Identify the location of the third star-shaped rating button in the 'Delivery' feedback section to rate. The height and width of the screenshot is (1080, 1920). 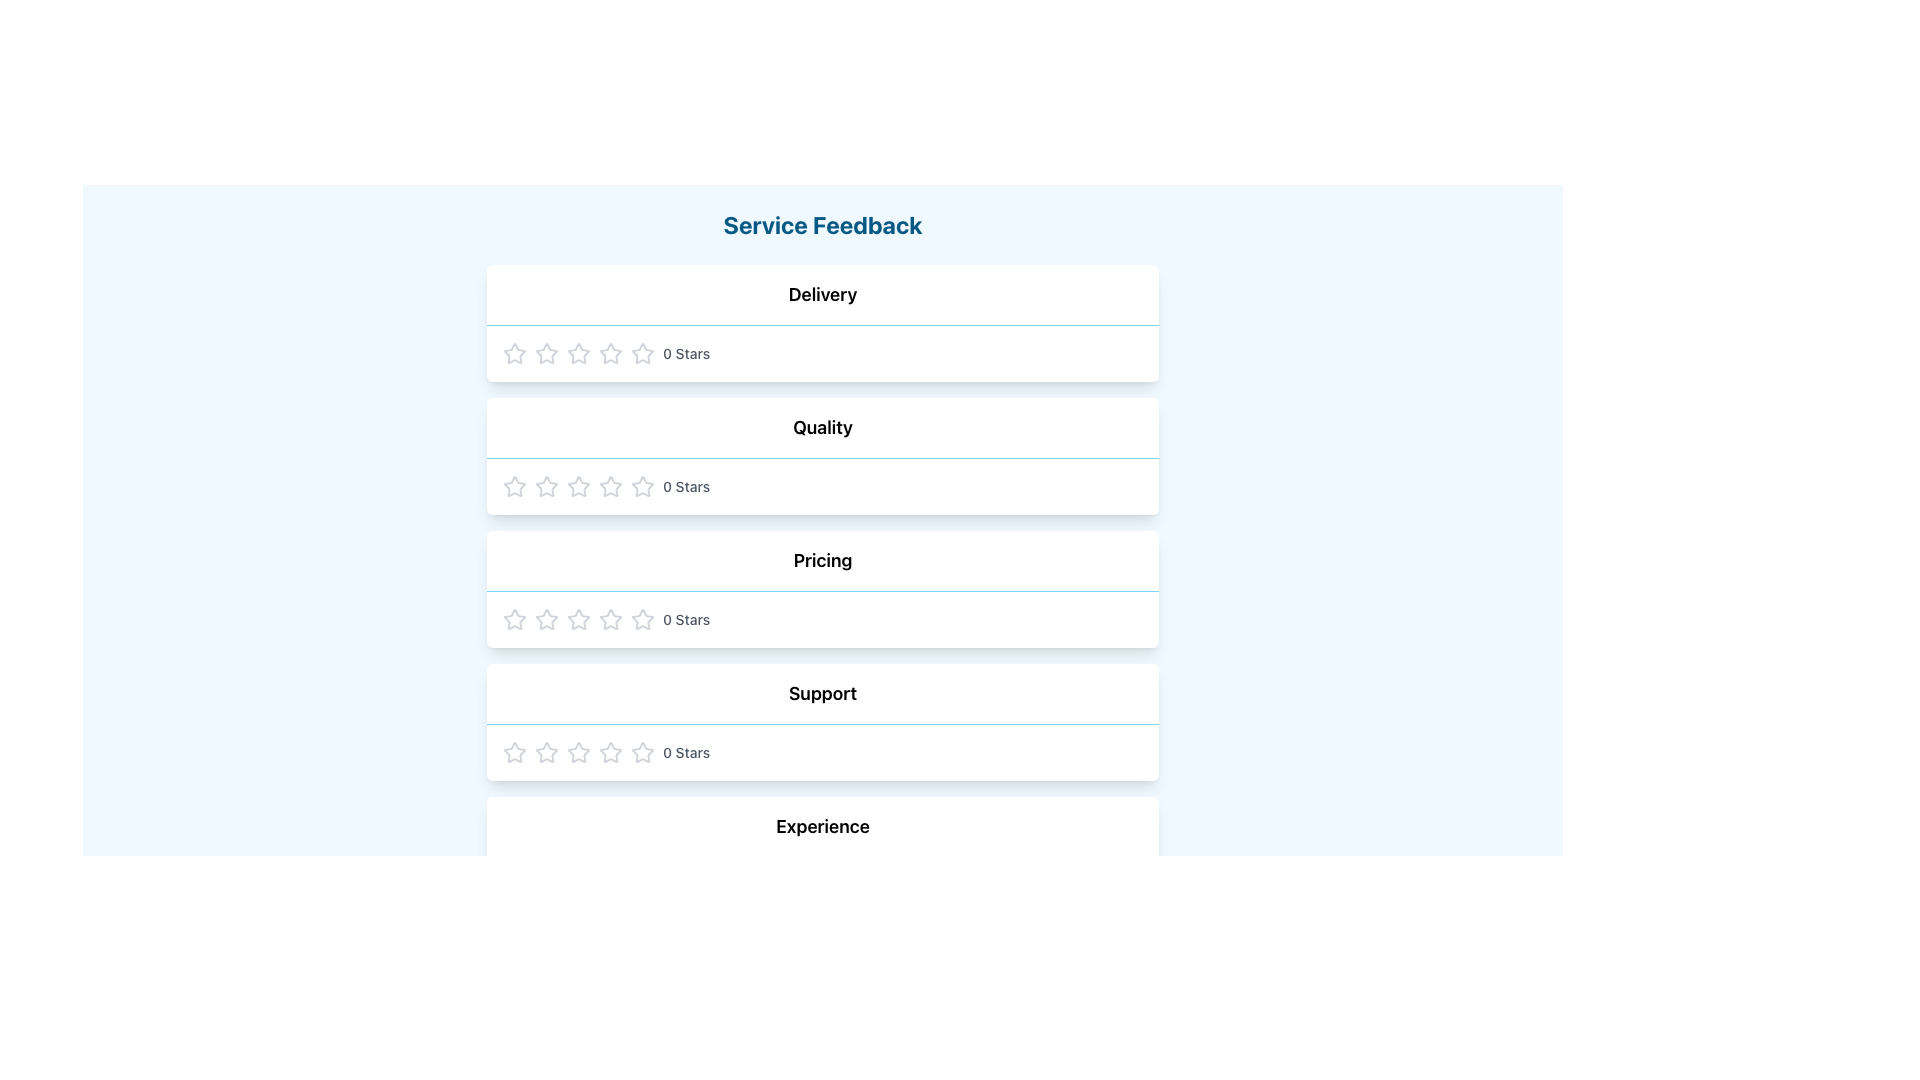
(643, 352).